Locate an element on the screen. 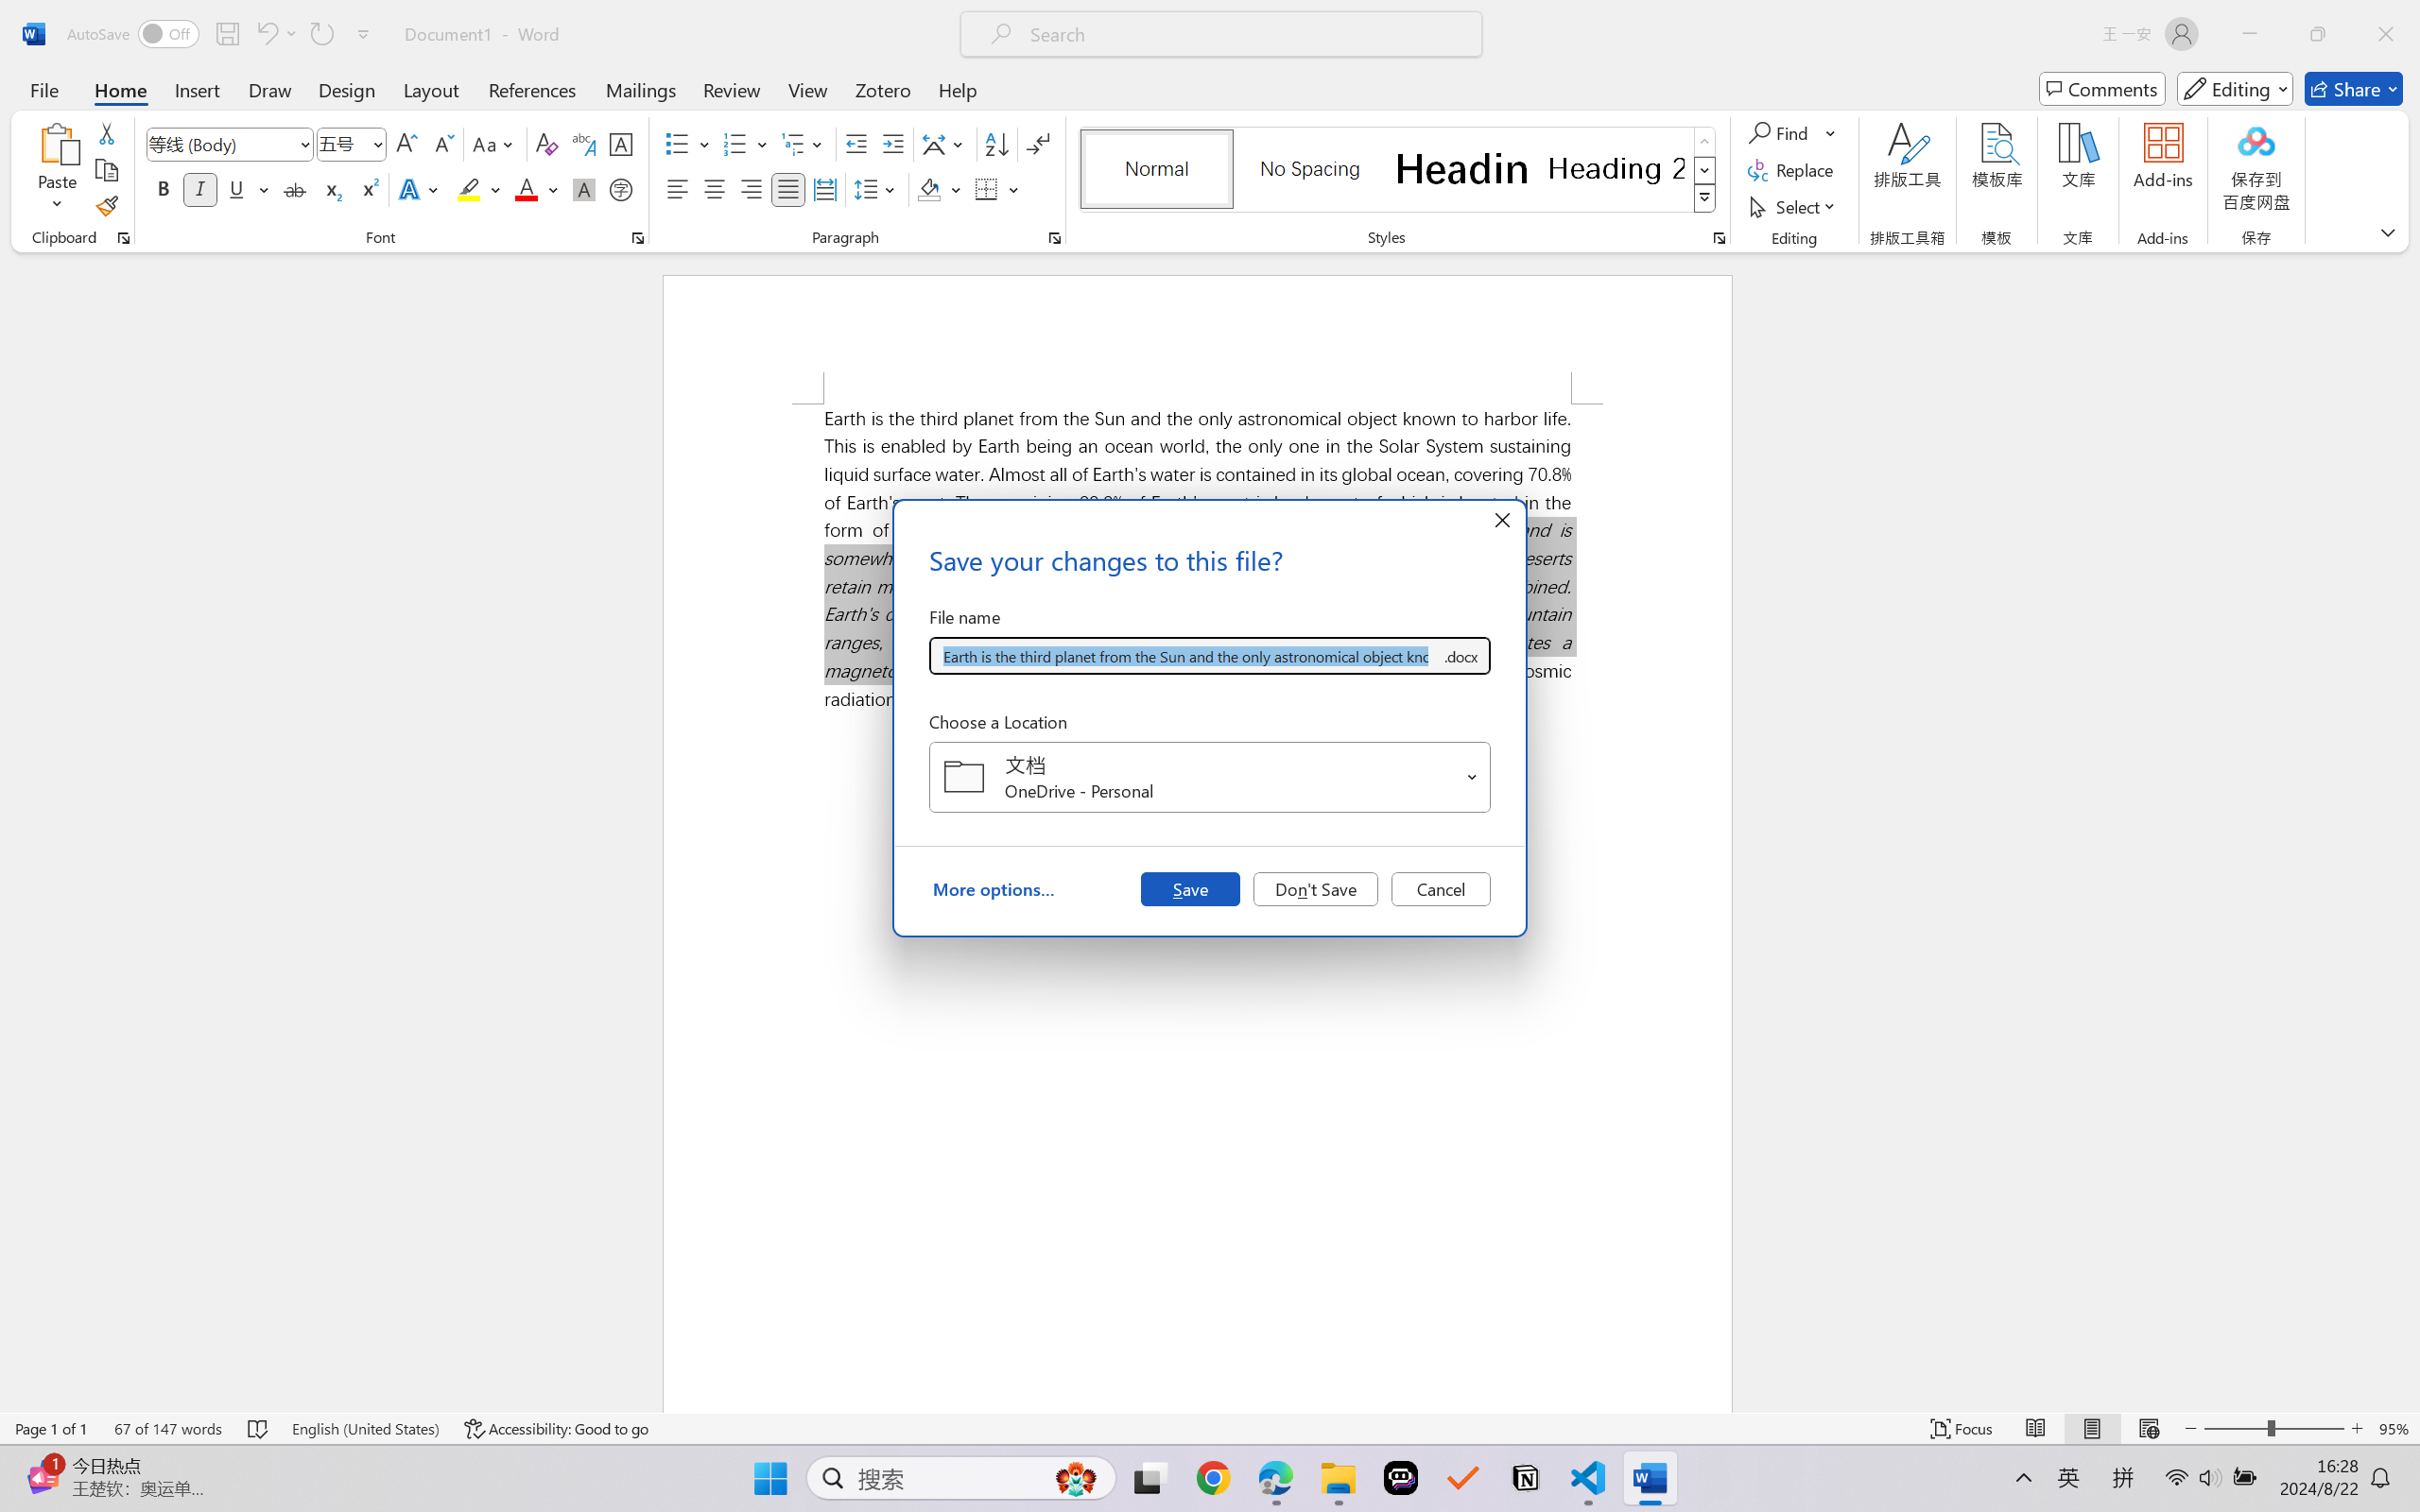 Image resolution: width=2420 pixels, height=1512 pixels. 'Show/Hide Editing Marks' is located at coordinates (1037, 144).